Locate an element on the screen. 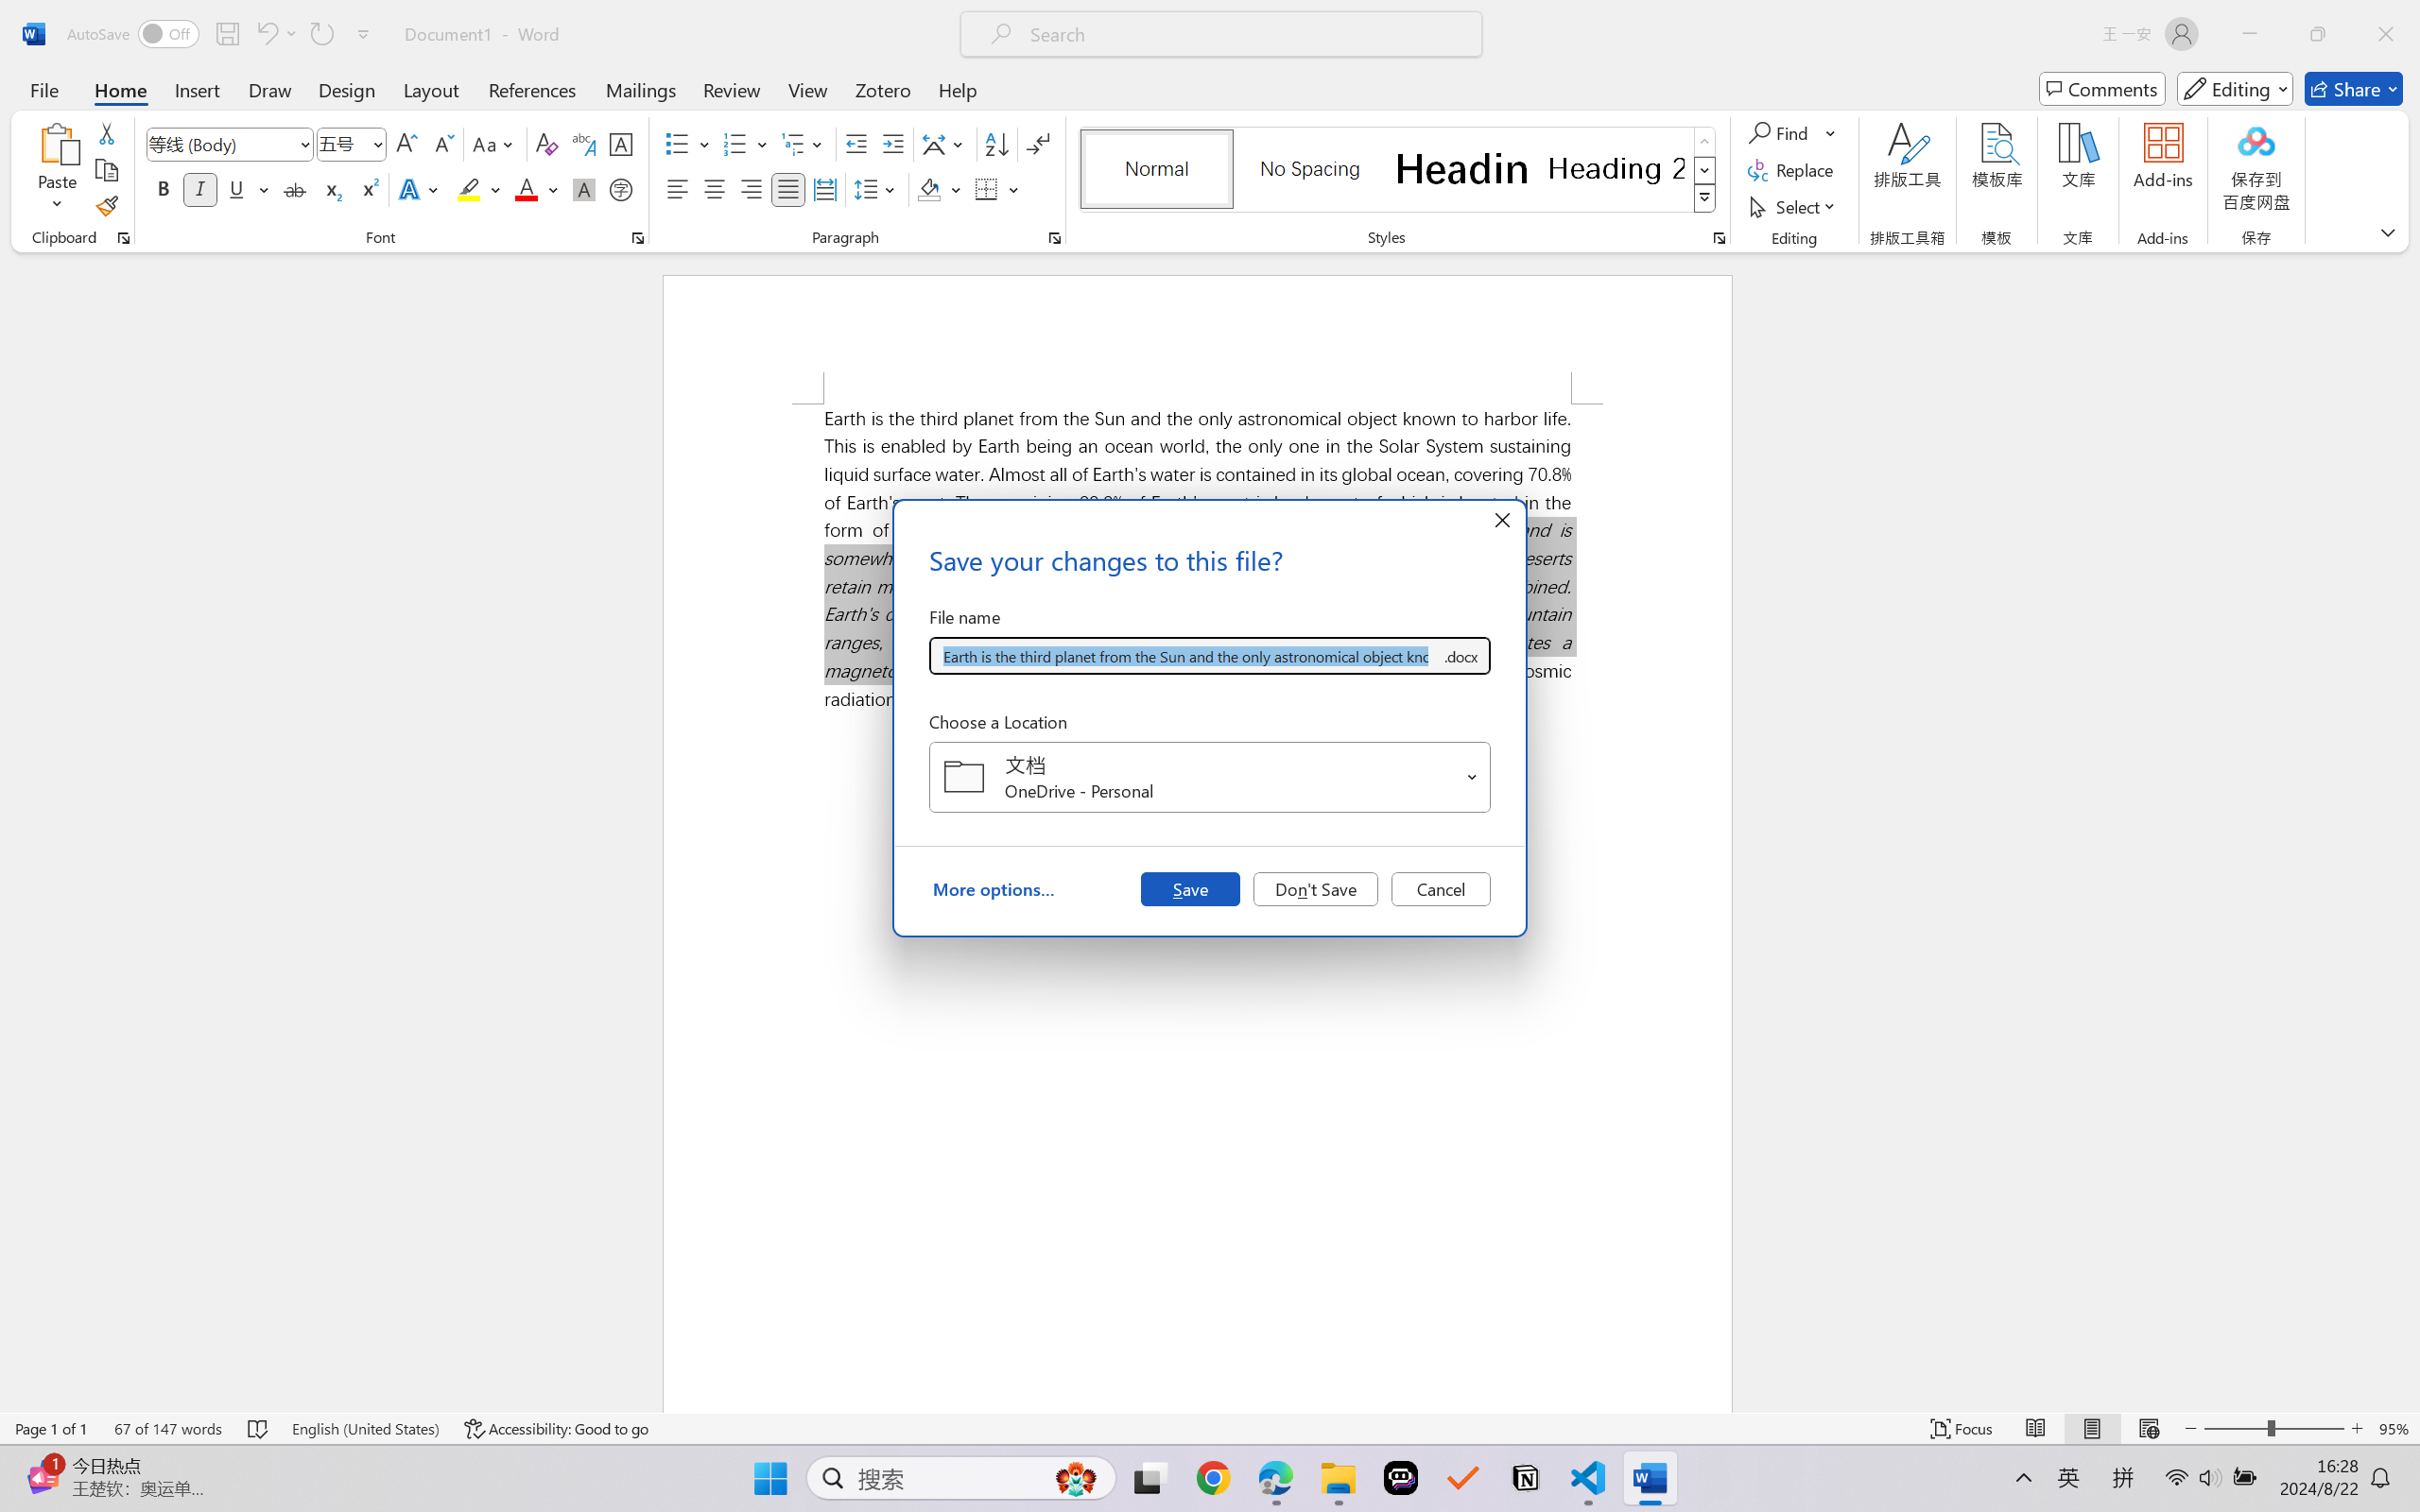 Image resolution: width=2420 pixels, height=1512 pixels. 'Show/Hide Editing Marks' is located at coordinates (1037, 144).